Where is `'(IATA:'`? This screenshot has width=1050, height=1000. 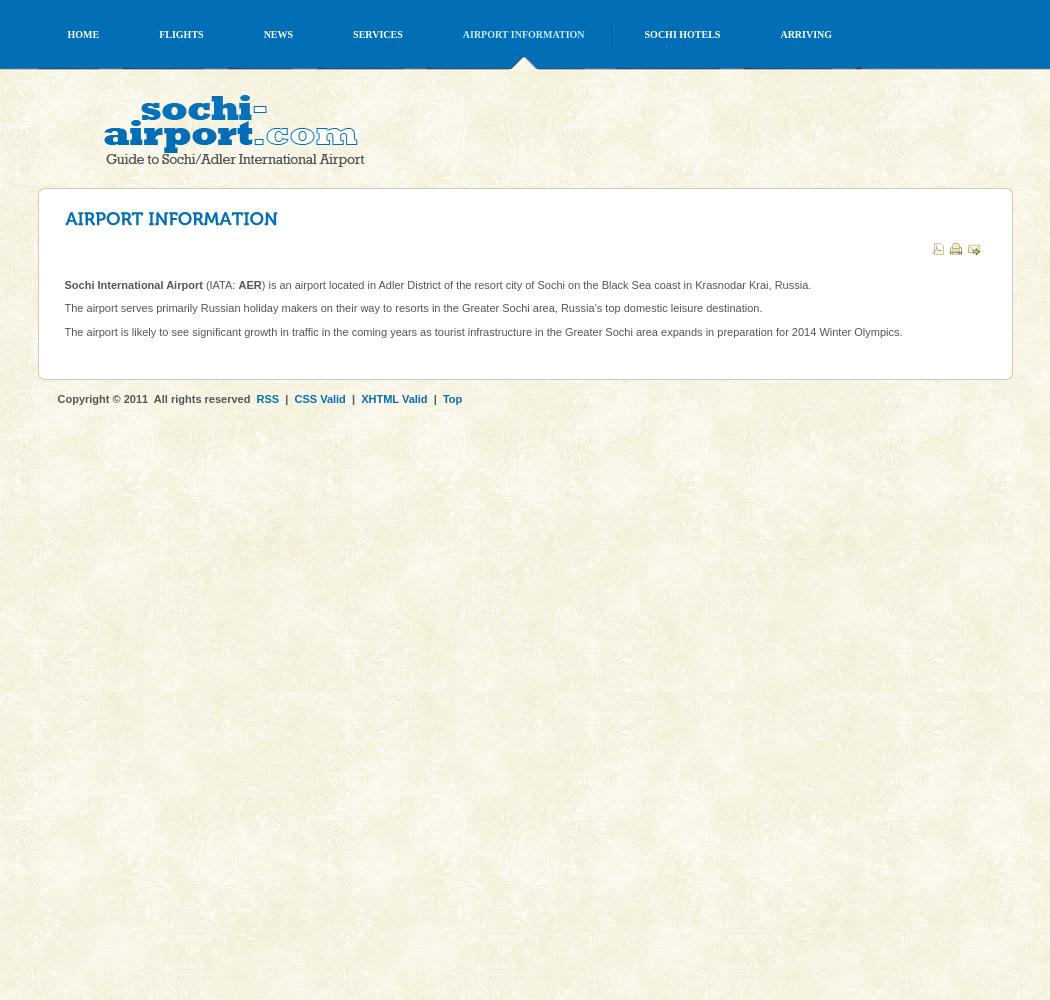
'(IATA:' is located at coordinates (218, 284).